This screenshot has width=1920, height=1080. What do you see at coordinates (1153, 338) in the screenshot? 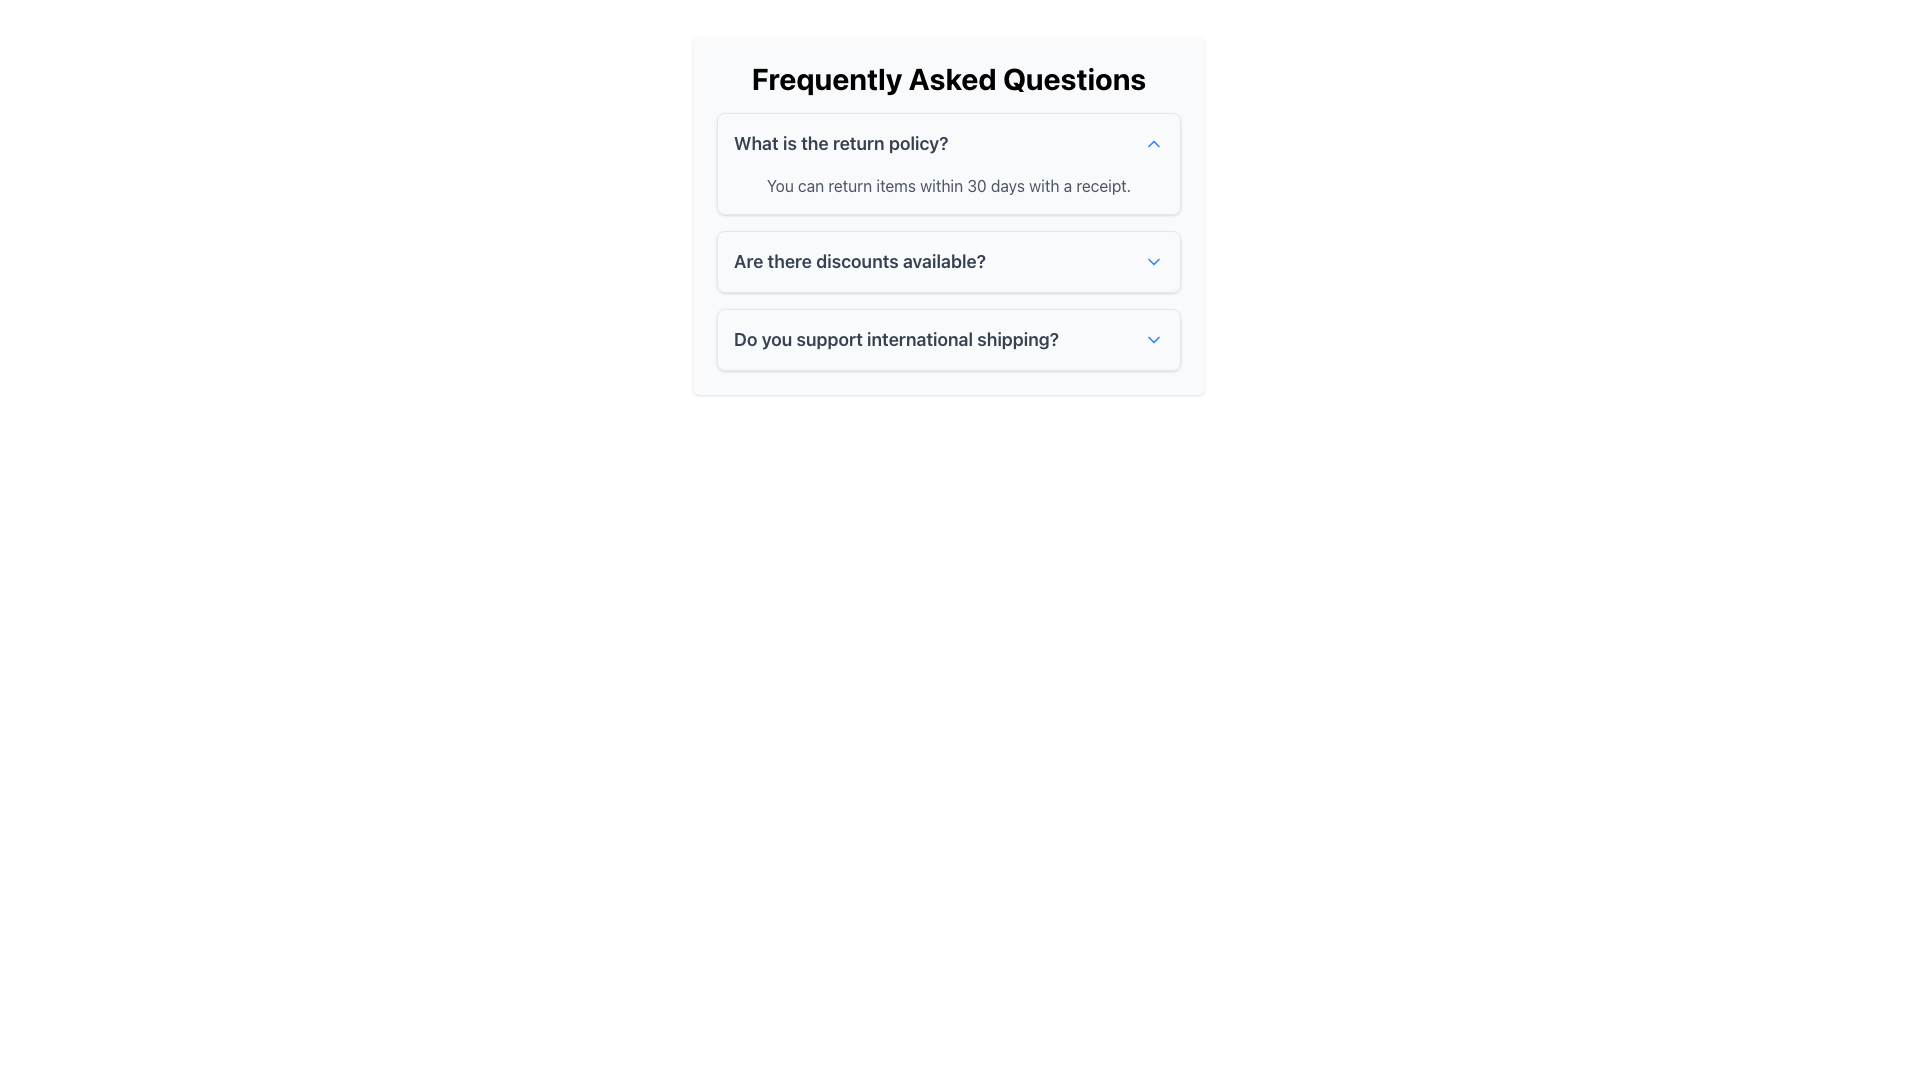
I see `the expand/collapse icon associated with the FAQ question 'Do you support international shipping?'` at bounding box center [1153, 338].